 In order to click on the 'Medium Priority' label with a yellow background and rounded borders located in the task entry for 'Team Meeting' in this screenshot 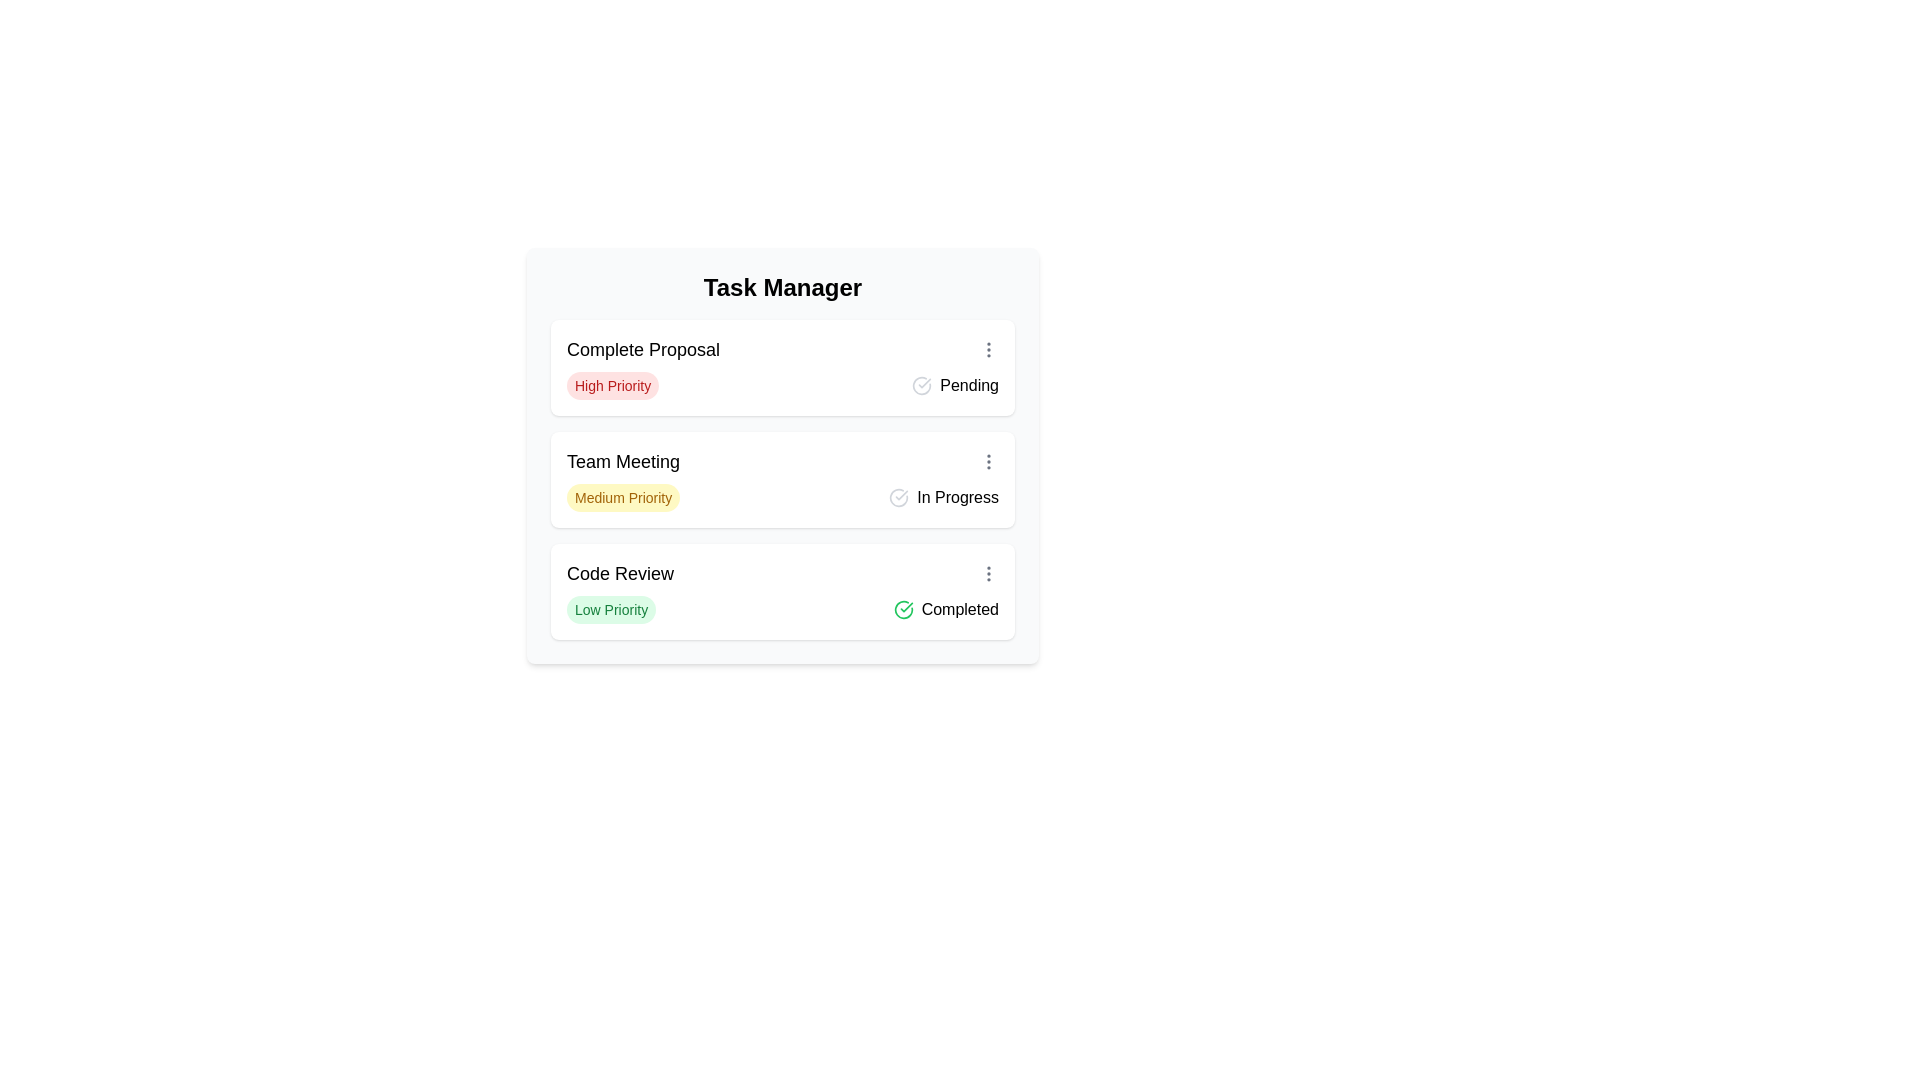, I will do `click(622, 496)`.